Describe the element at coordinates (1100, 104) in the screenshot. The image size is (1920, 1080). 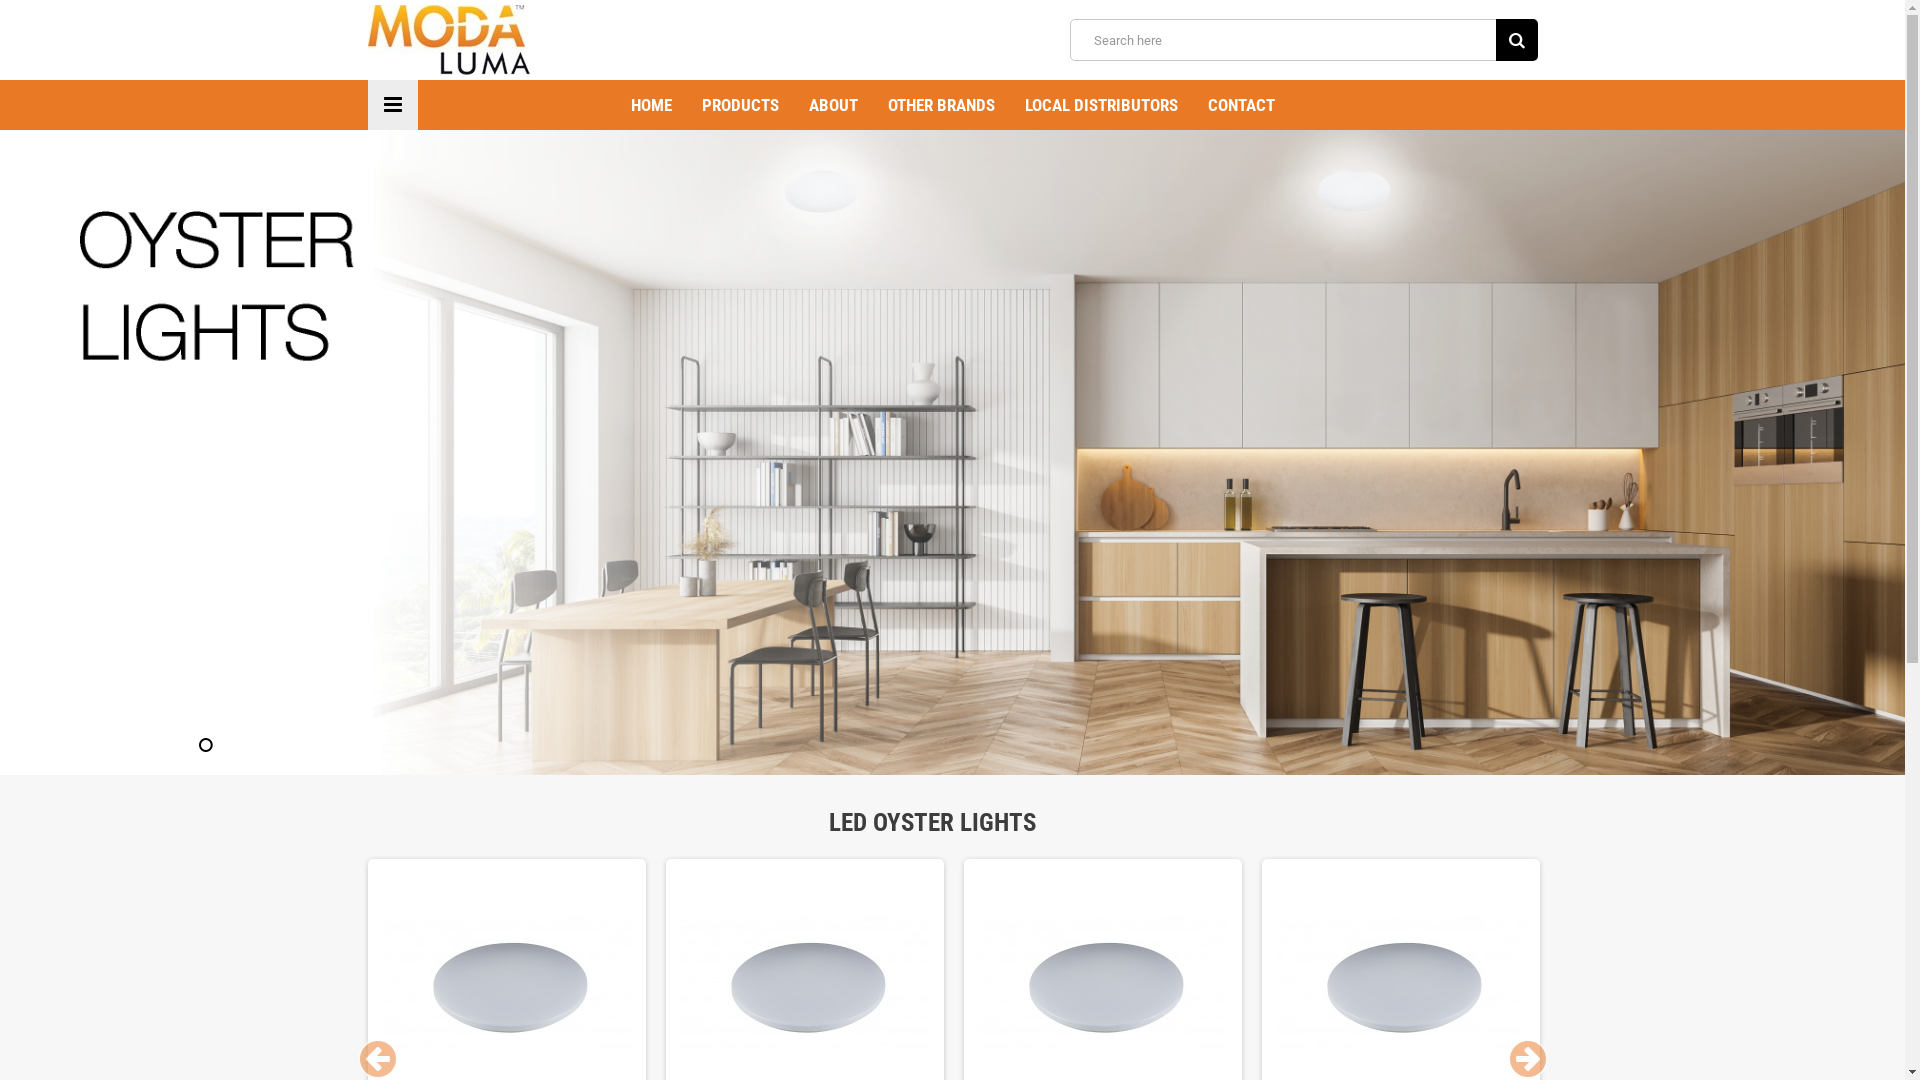
I see `'LOCAL DISTRIBUTORS'` at that location.